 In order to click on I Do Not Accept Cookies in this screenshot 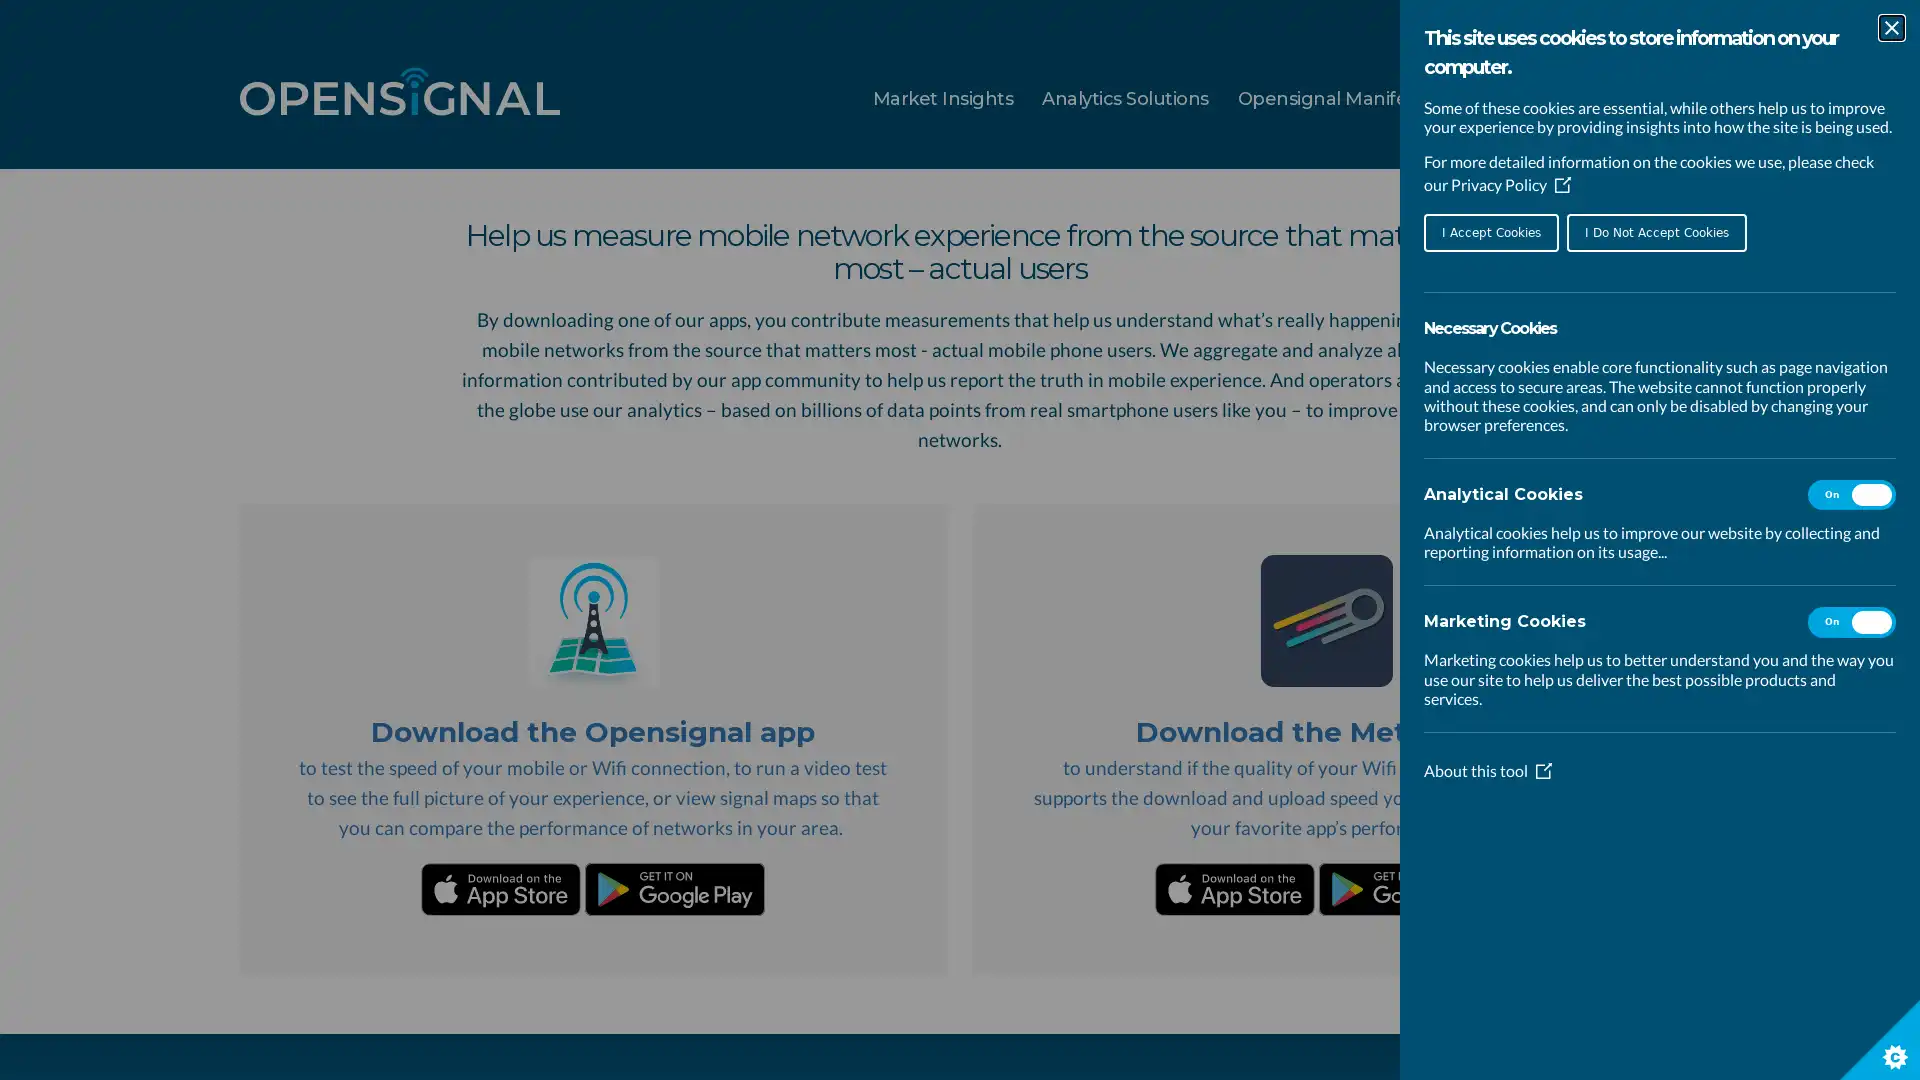, I will do `click(1656, 231)`.